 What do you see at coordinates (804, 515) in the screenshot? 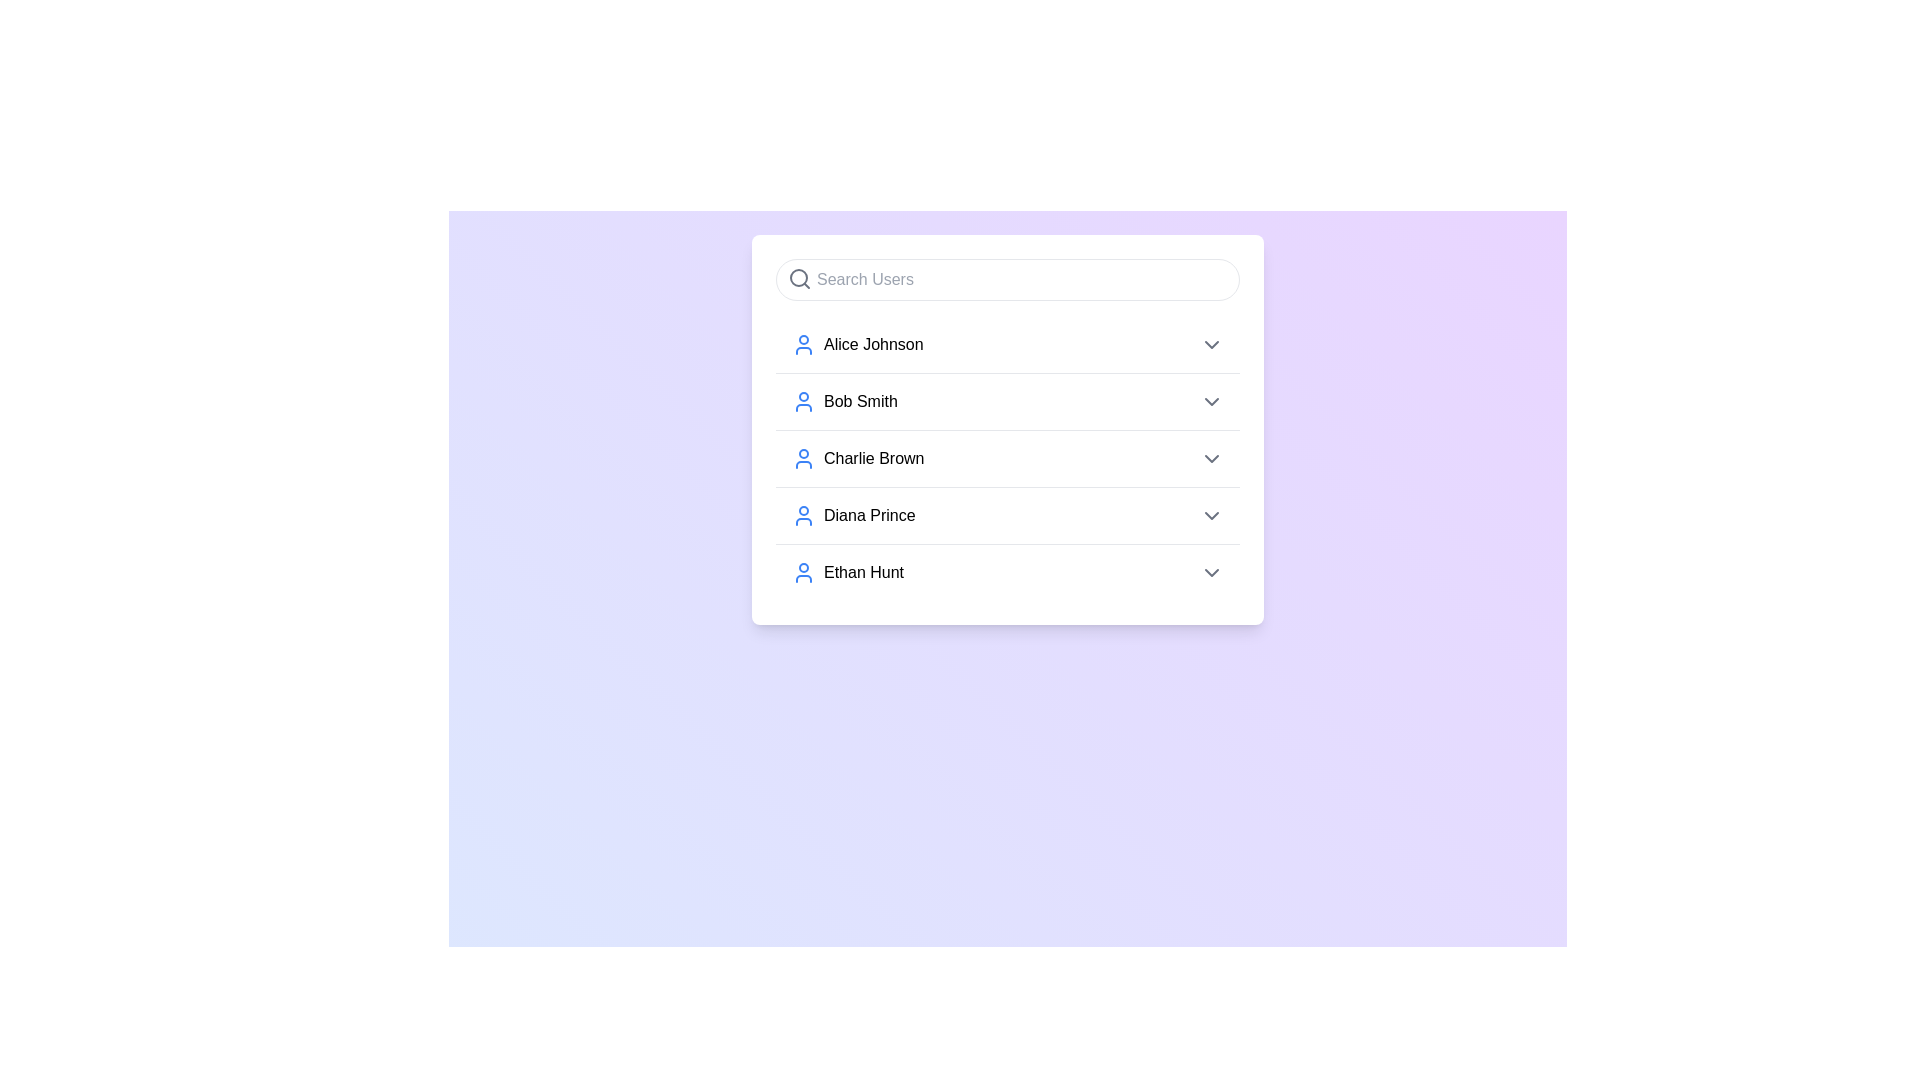
I see `the user profile silhouette icon located before the text 'Diana Prince' in the user list` at bounding box center [804, 515].